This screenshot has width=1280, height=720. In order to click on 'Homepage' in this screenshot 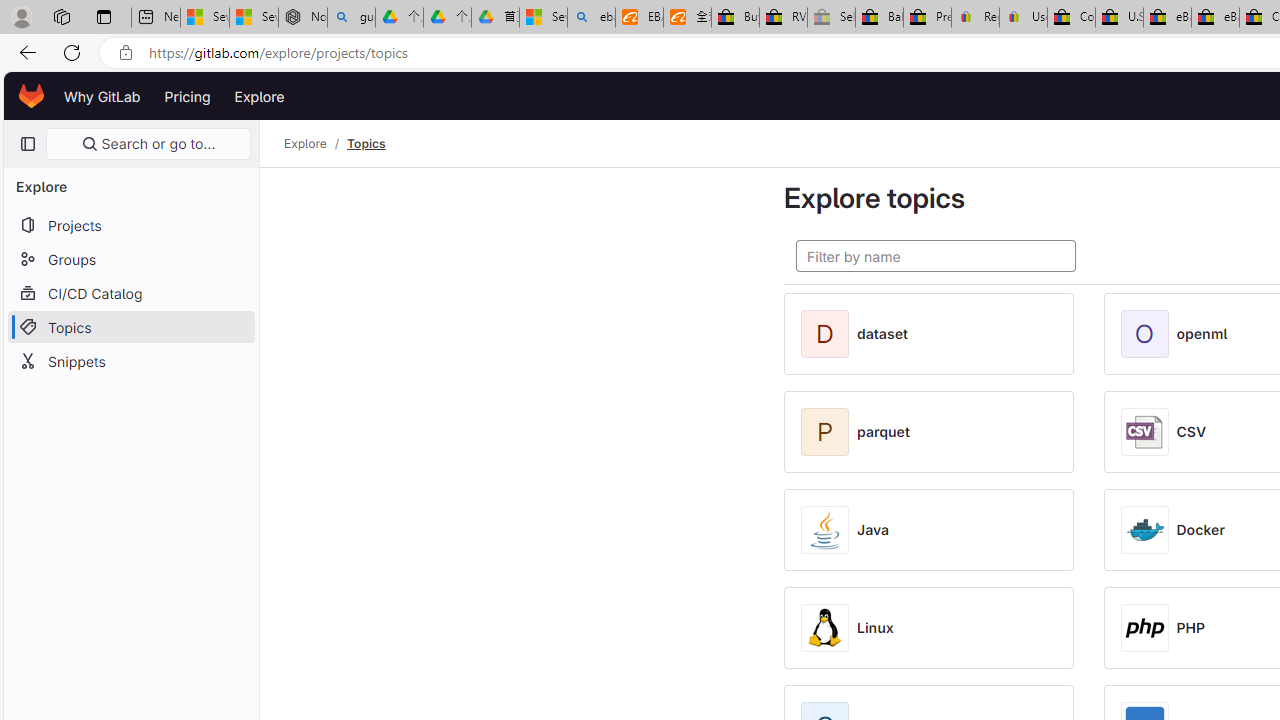, I will do `click(32, 96)`.